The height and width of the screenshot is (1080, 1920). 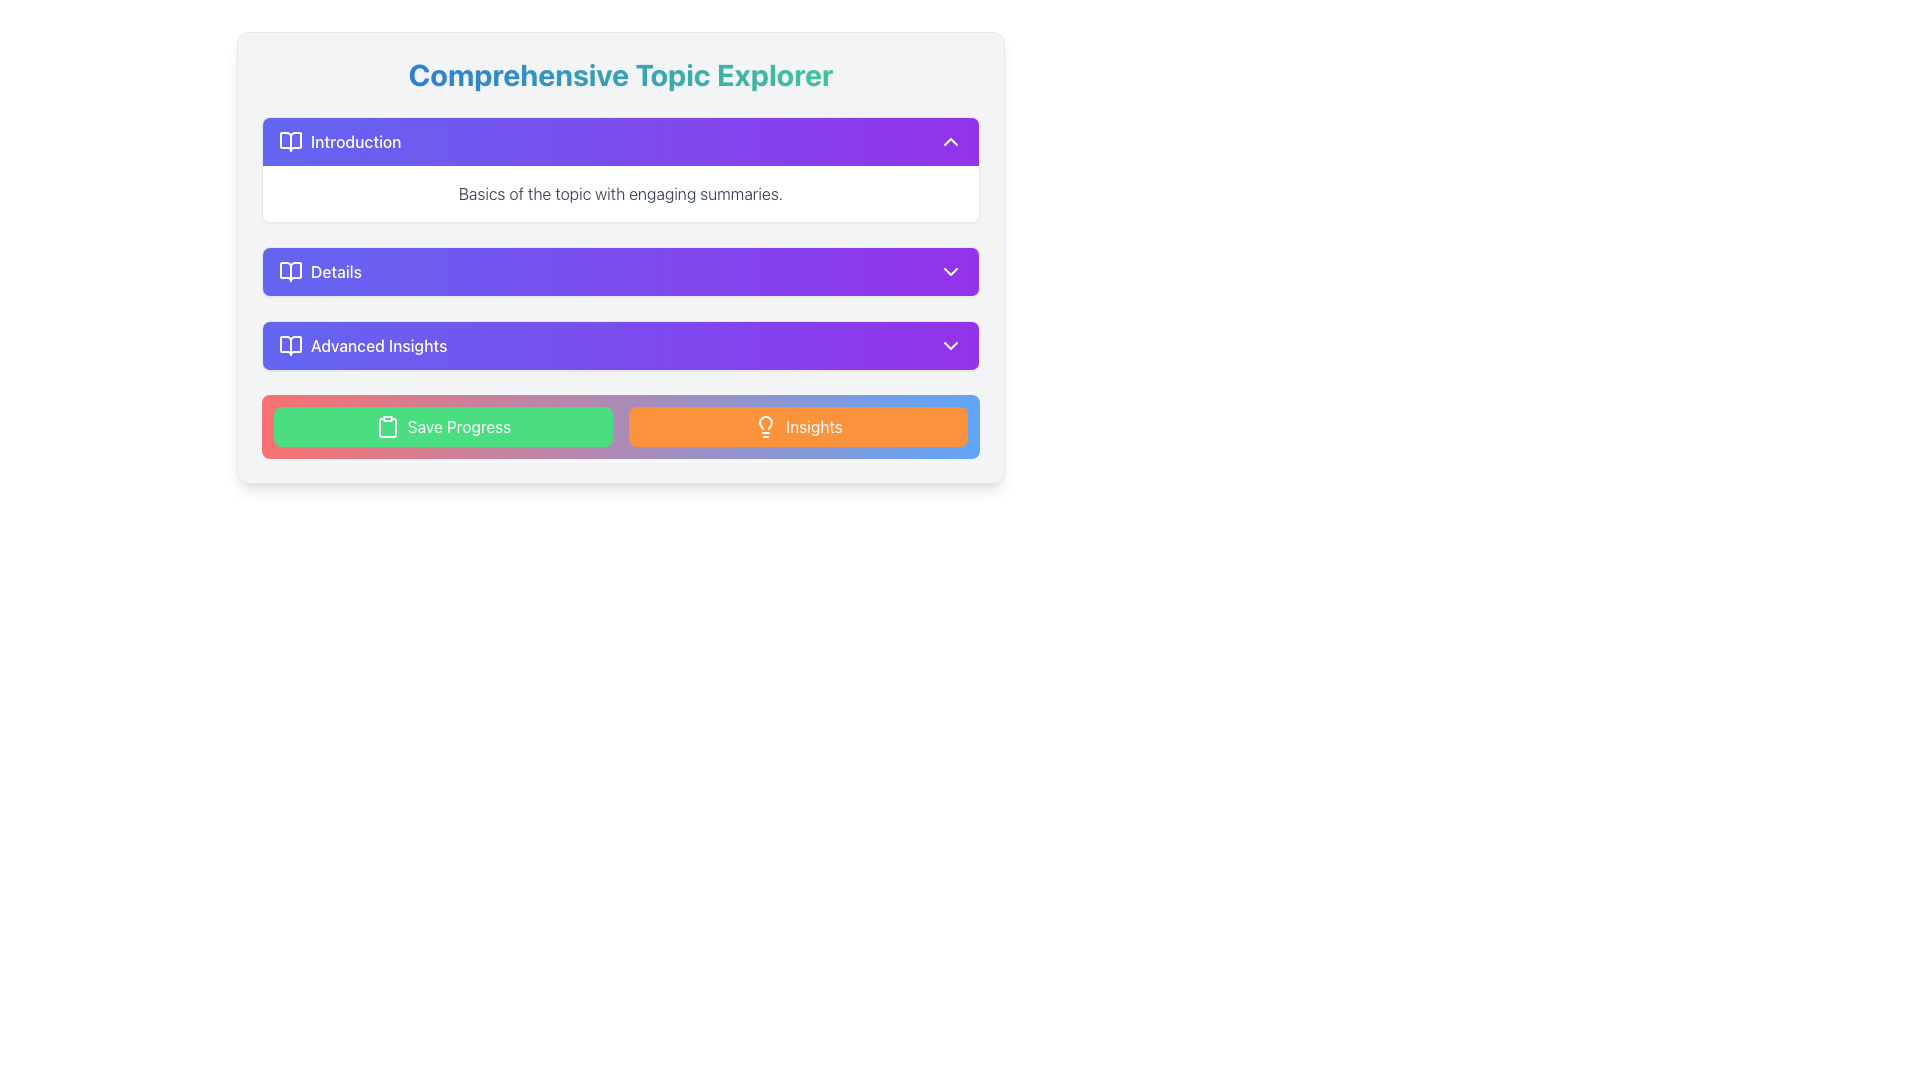 I want to click on the small book icon positioned immediately to the left of the 'Introduction' text label, which is aligned at the top of a list of collapsible sections, so click(x=290, y=141).